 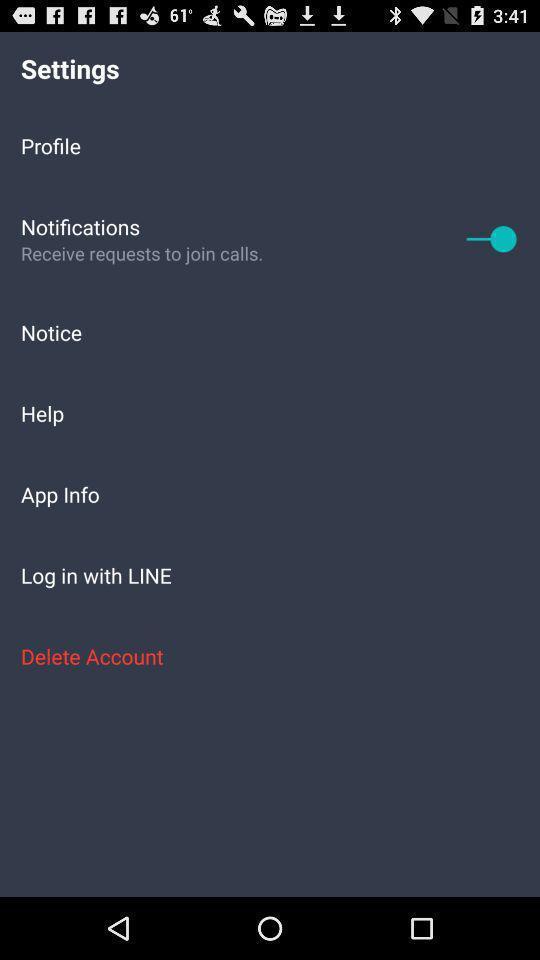 I want to click on app below app info item, so click(x=270, y=575).